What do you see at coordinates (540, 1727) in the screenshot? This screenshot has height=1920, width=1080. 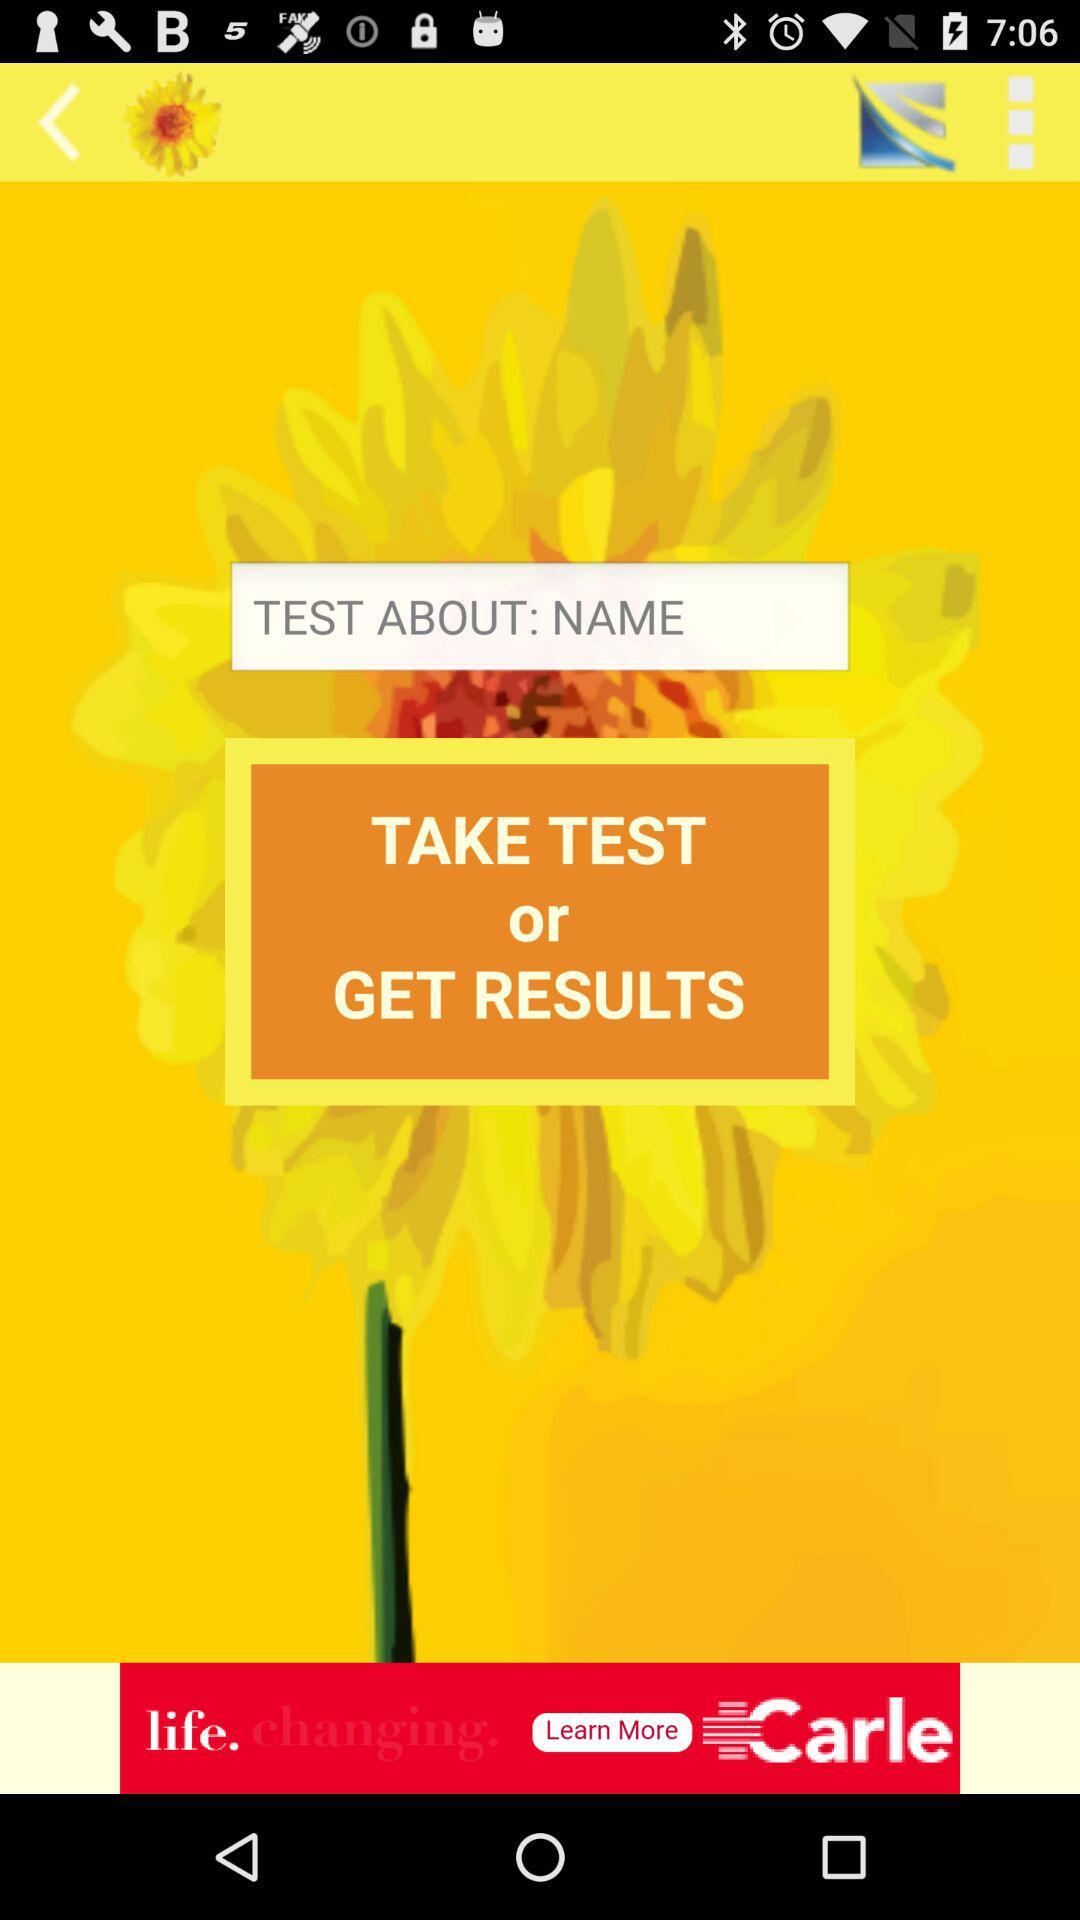 I see `icone` at bounding box center [540, 1727].